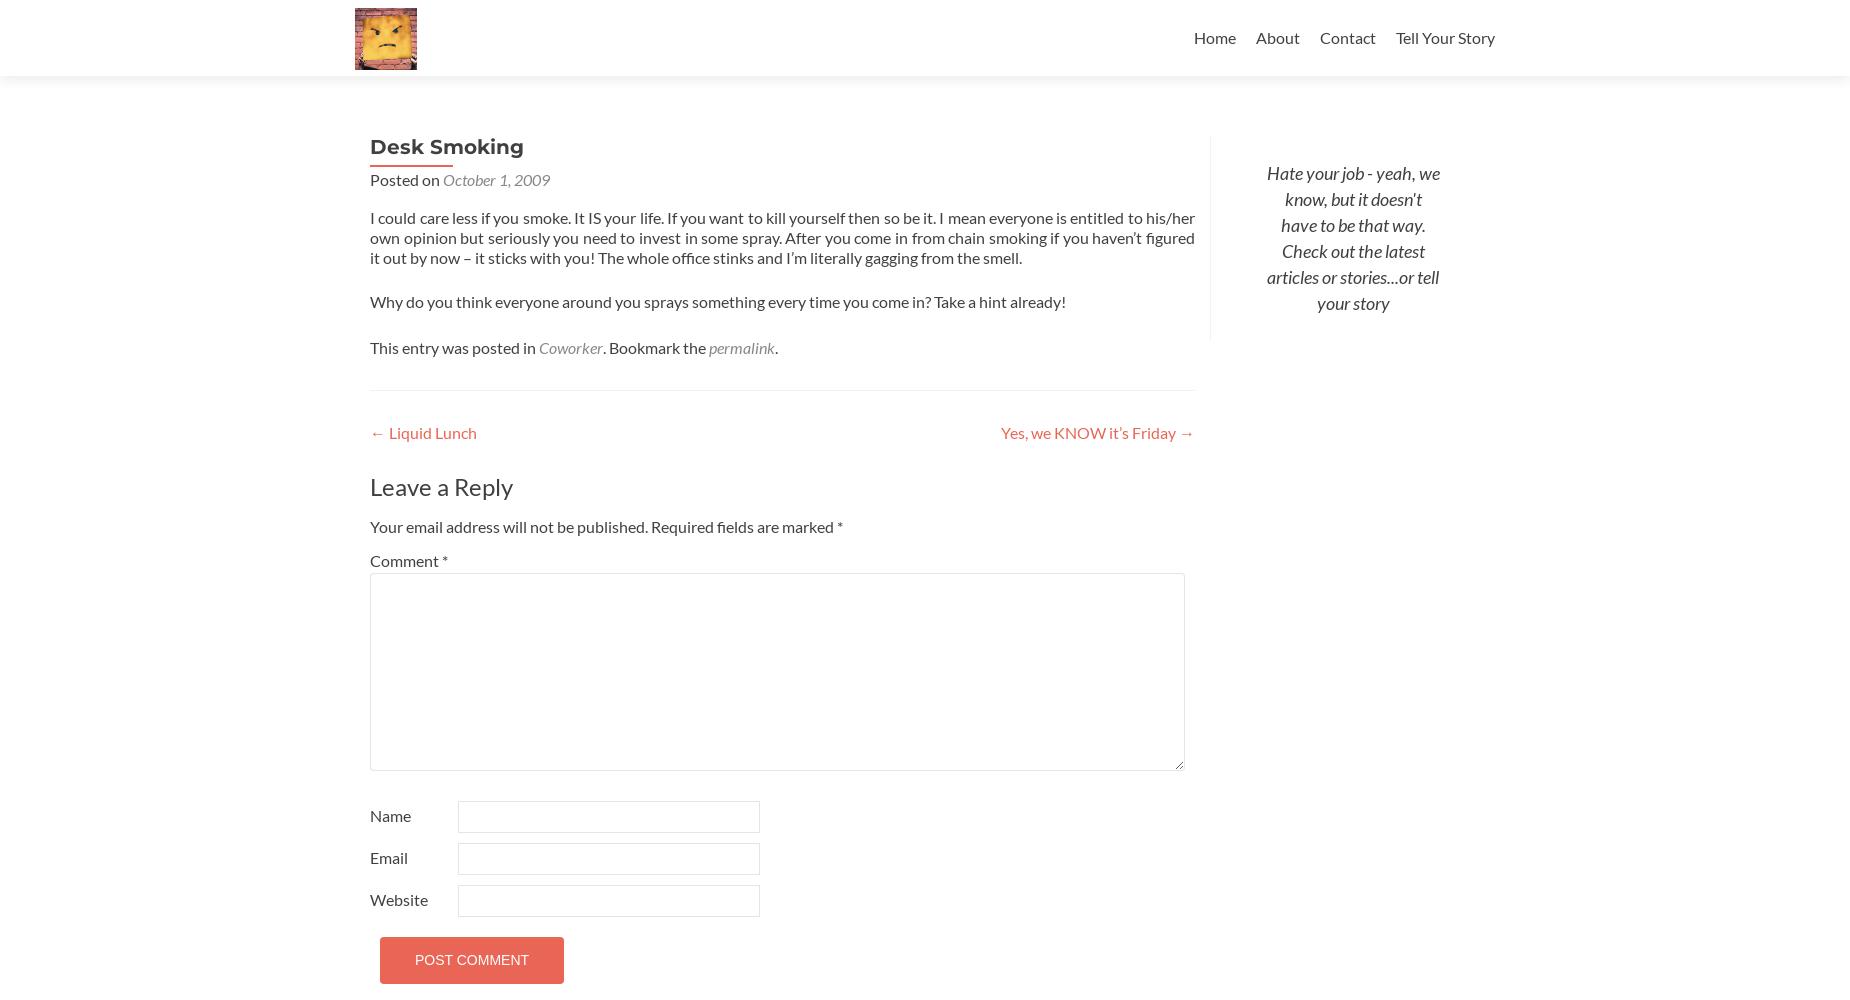 The height and width of the screenshot is (1000, 1850). What do you see at coordinates (717, 301) in the screenshot?
I see `'Why do you think everyone around you sprays something every time you come in? Take a hint already!'` at bounding box center [717, 301].